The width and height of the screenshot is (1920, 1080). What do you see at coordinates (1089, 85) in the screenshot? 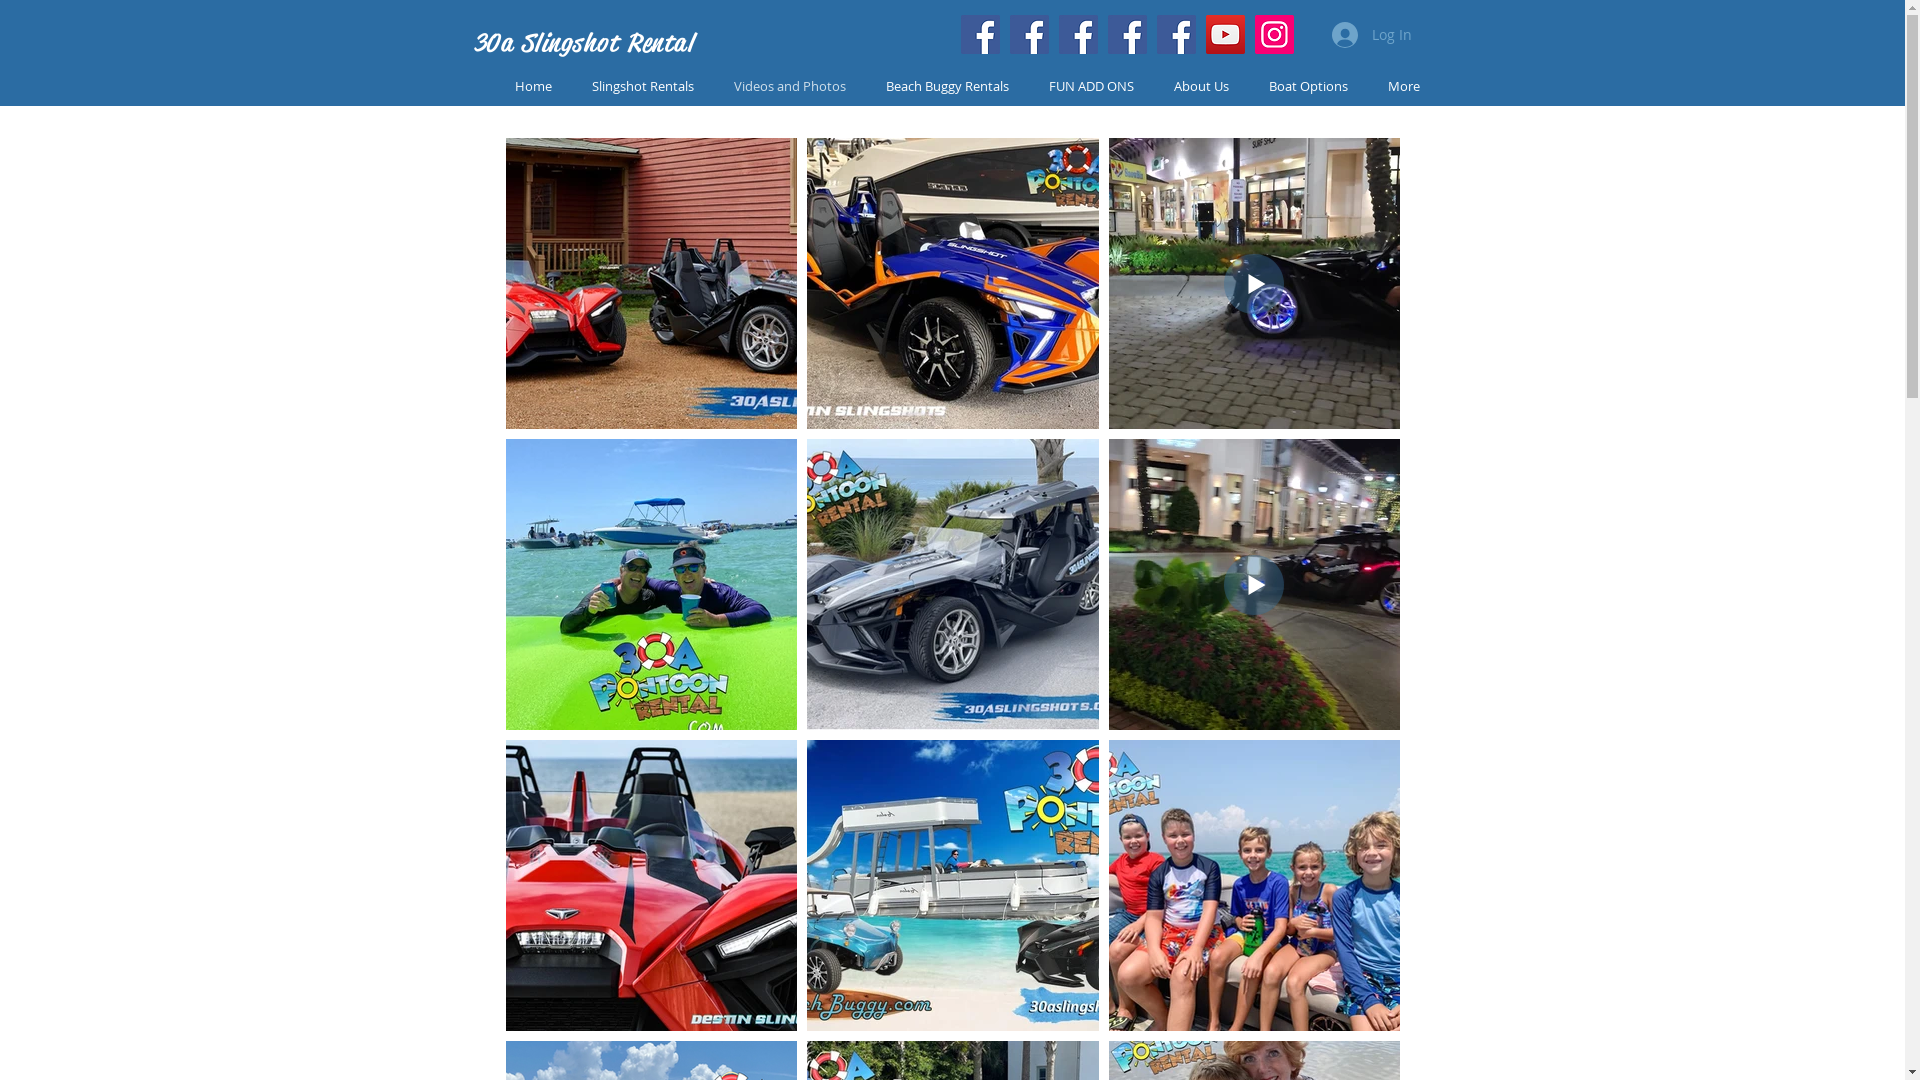
I see `'FUN ADD ONS'` at bounding box center [1089, 85].